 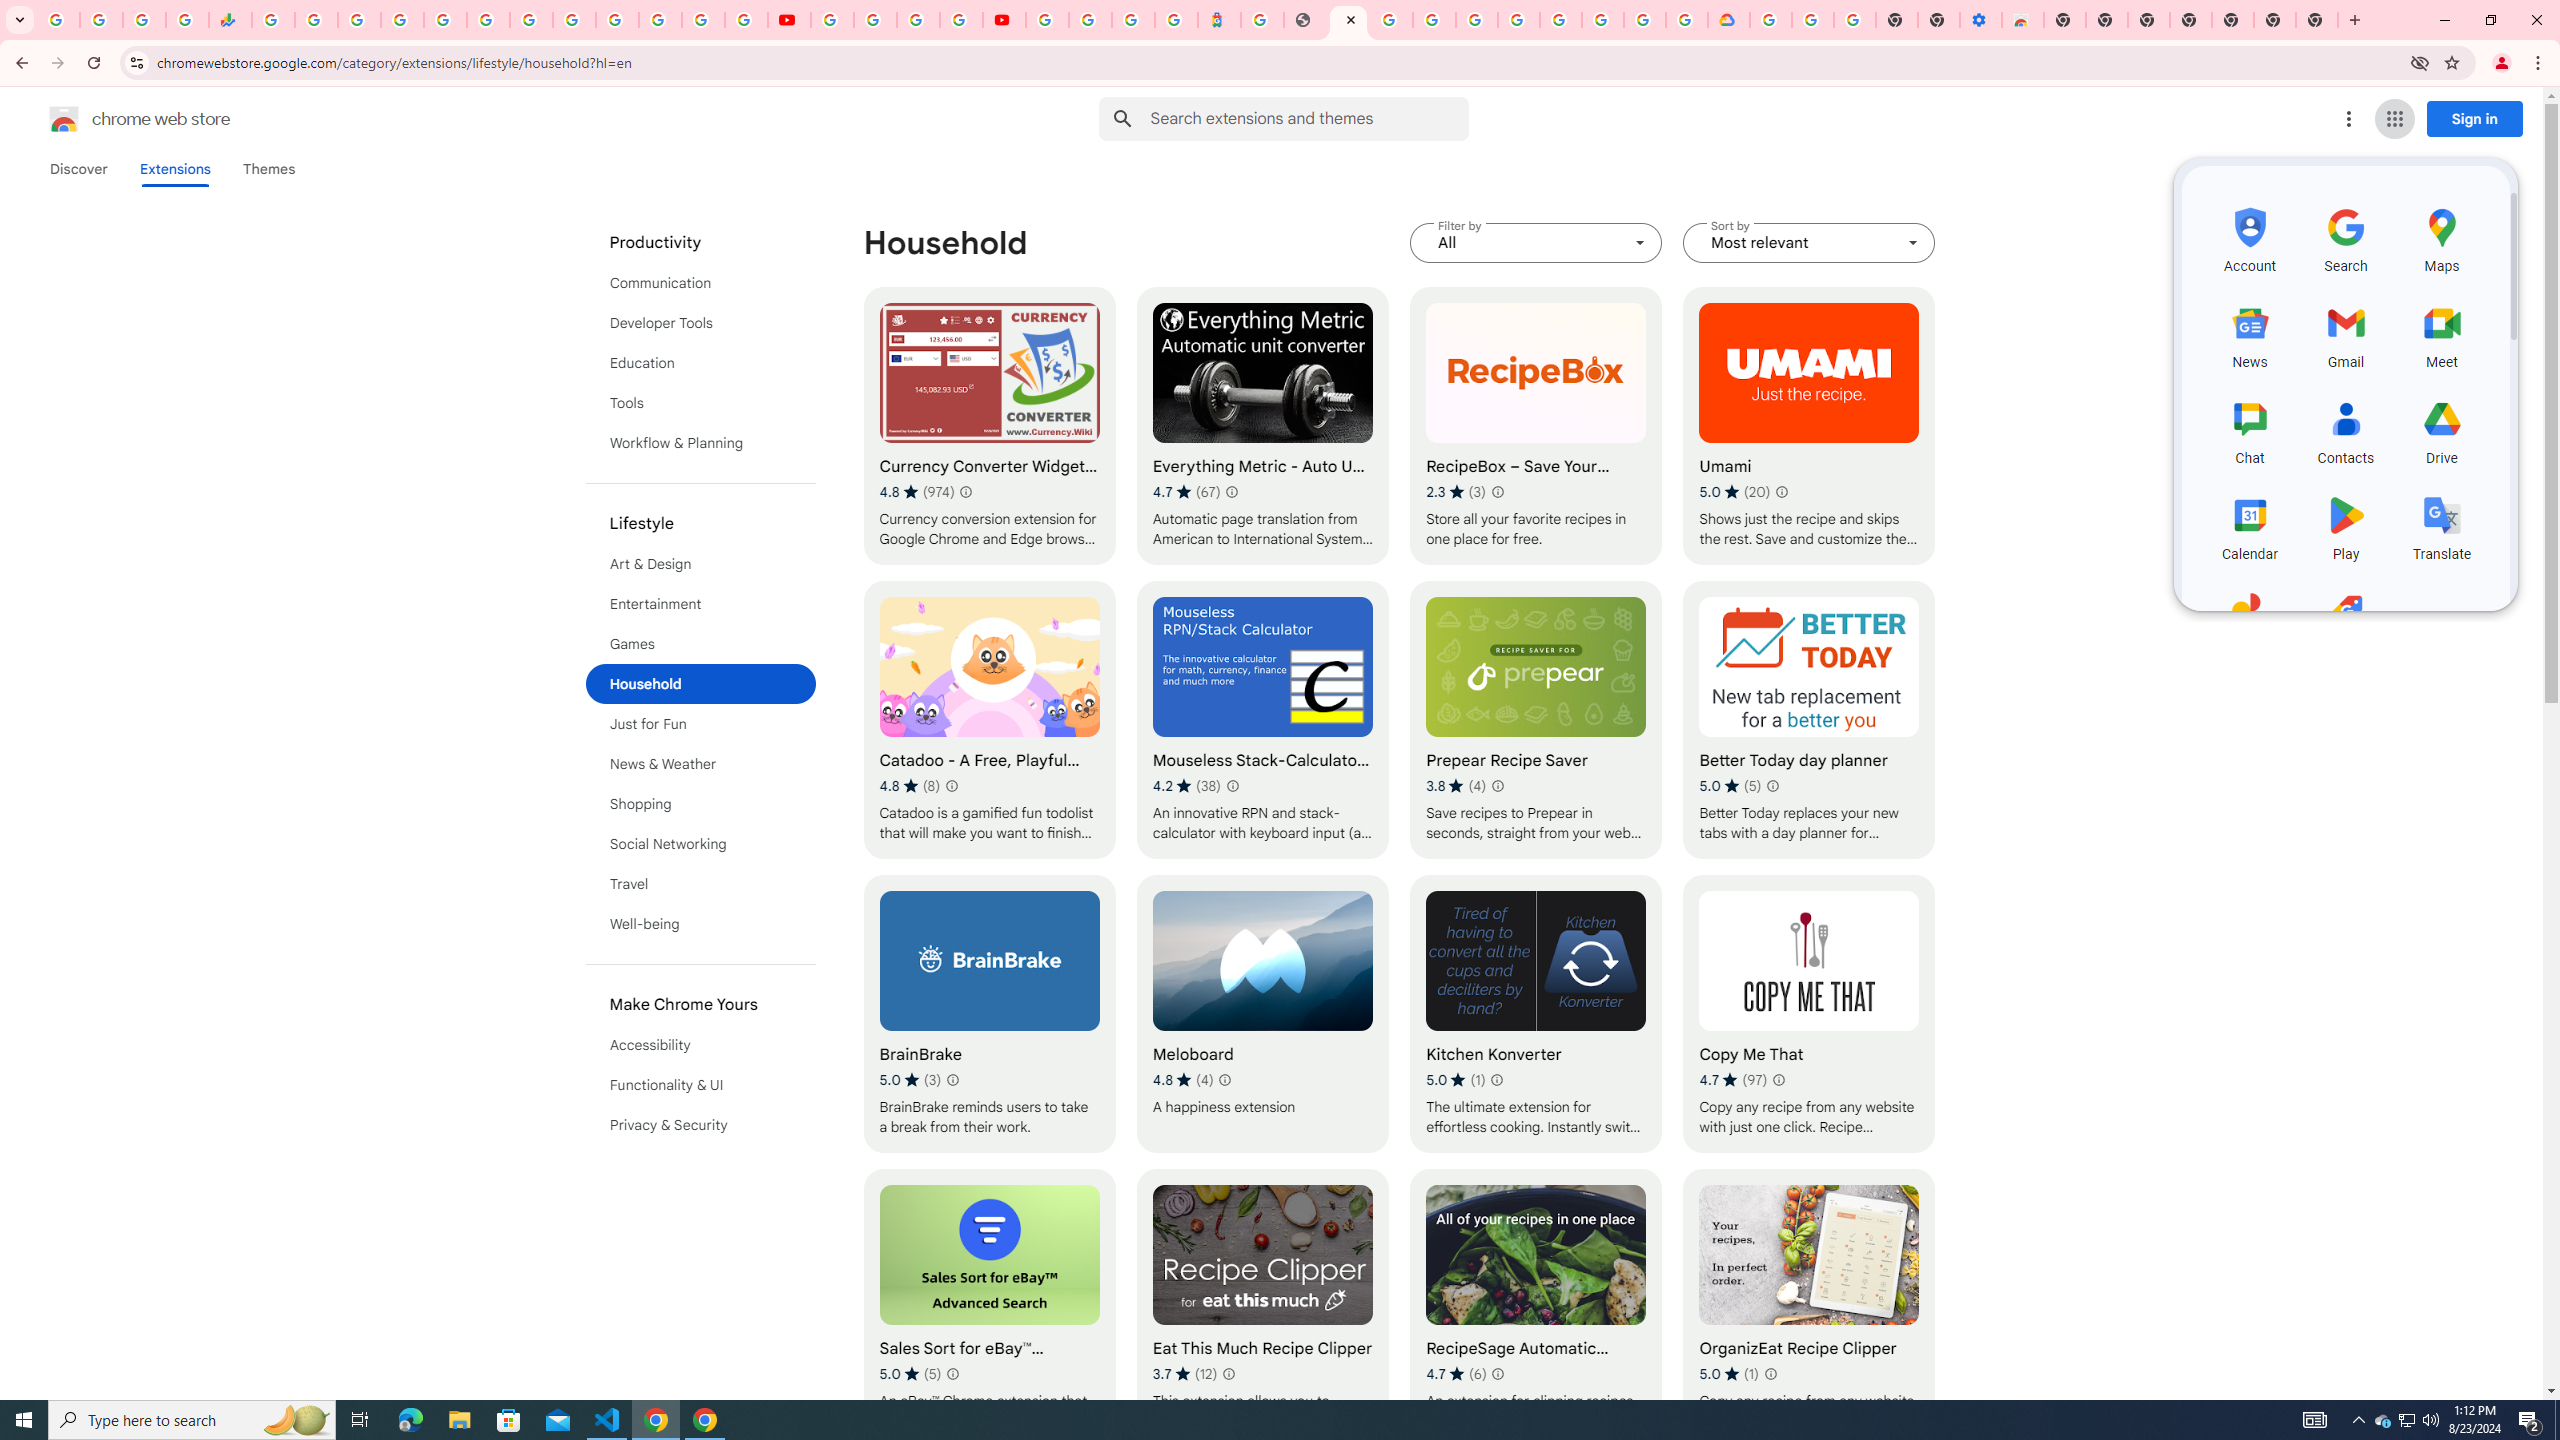 What do you see at coordinates (1223, 1080) in the screenshot?
I see `'Learn more about results and reviews "Meloboard"'` at bounding box center [1223, 1080].